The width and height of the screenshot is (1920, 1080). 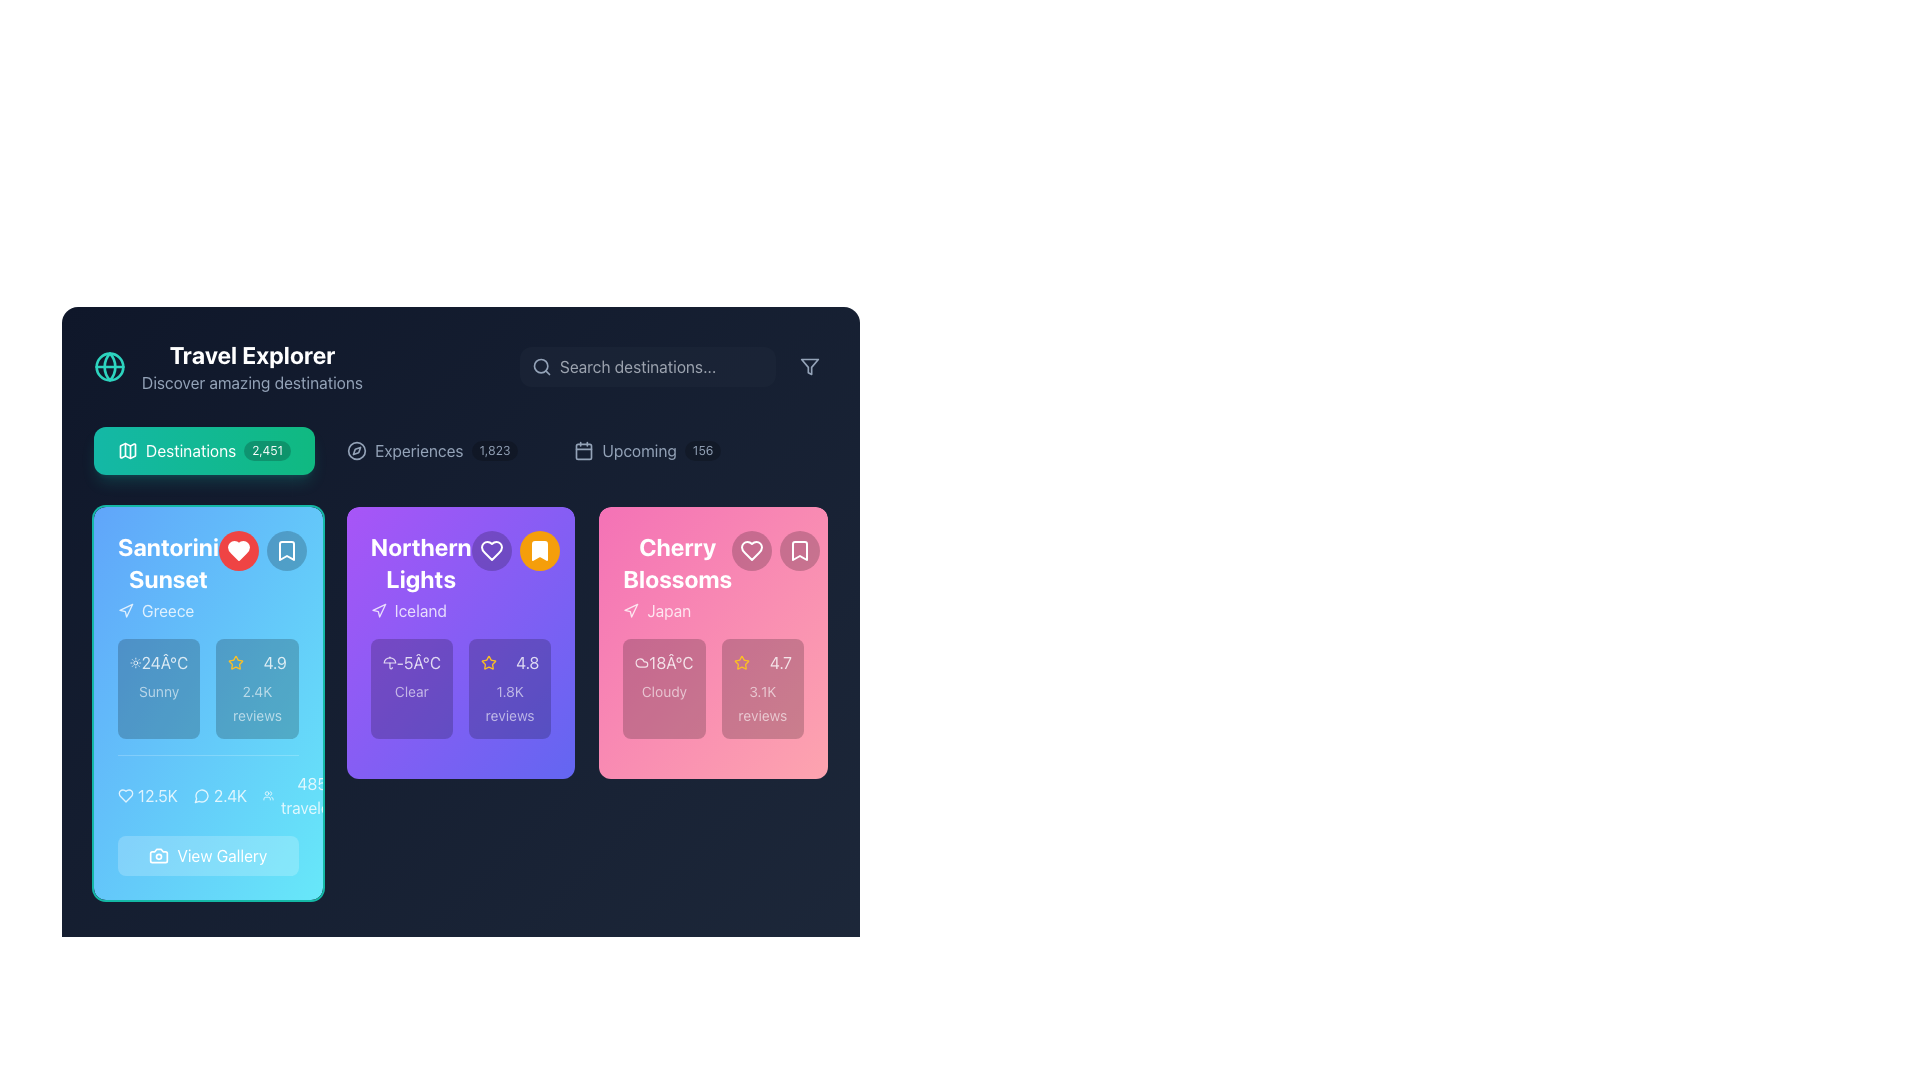 What do you see at coordinates (168, 609) in the screenshot?
I see `the static text label displaying 'Greece' in white on a blue background, located within the 'Santorini Sunset' card` at bounding box center [168, 609].